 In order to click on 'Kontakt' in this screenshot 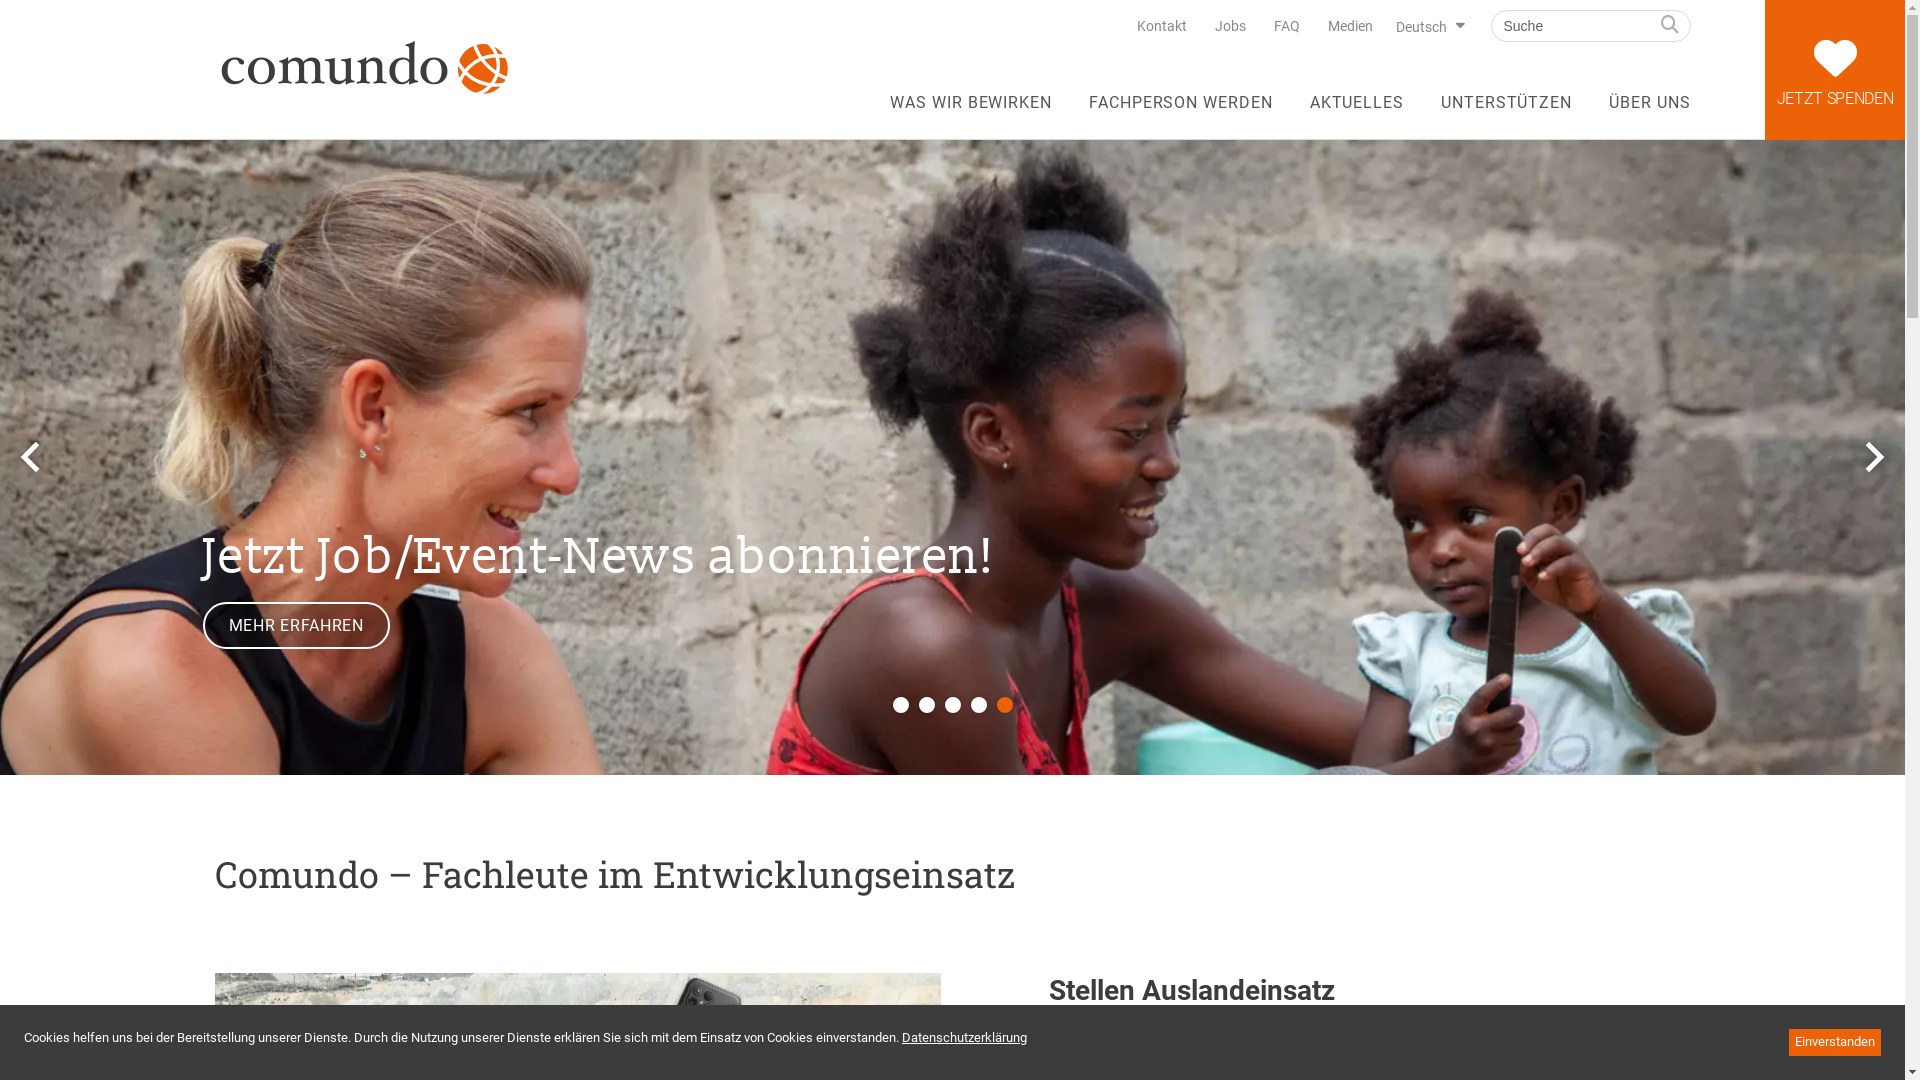, I will do `click(1161, 26)`.